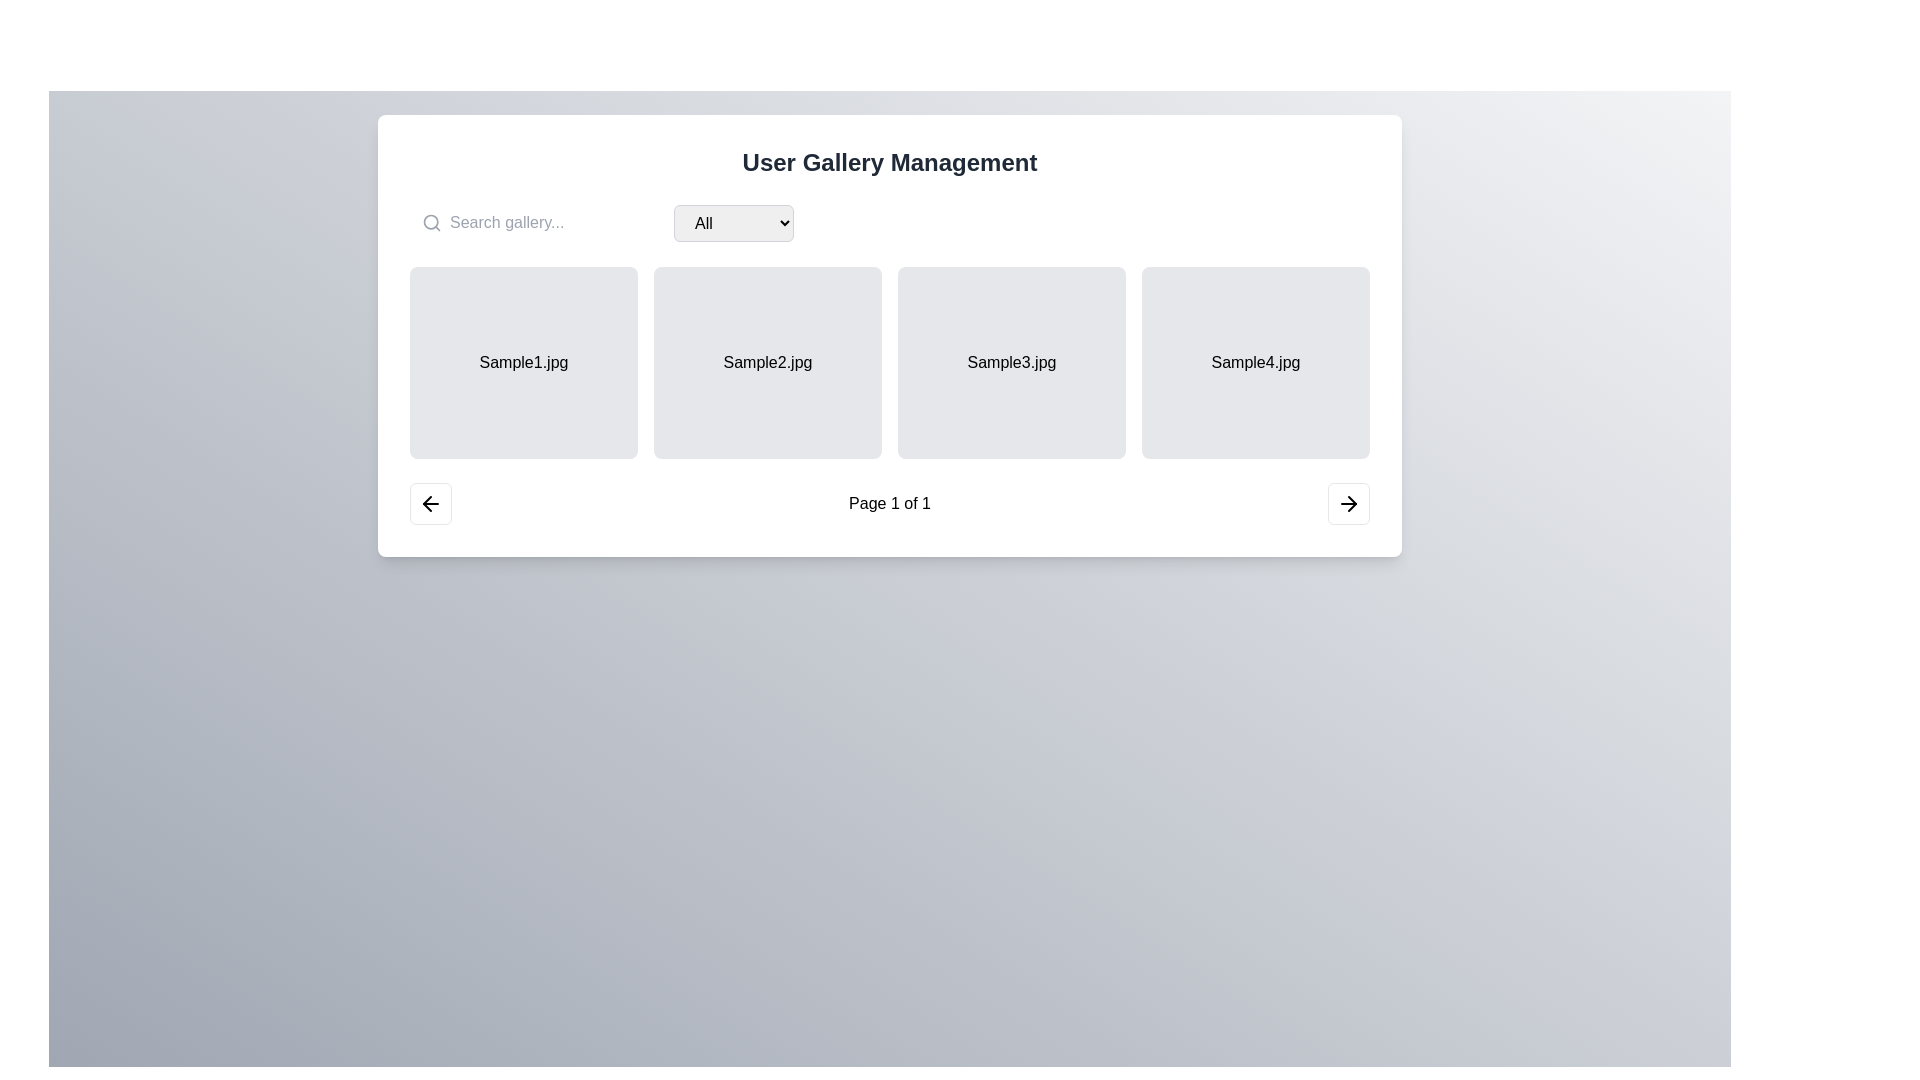 The height and width of the screenshot is (1080, 1920). Describe the element at coordinates (1348, 503) in the screenshot. I see `the right arrow icon in the bottom-right corner of the interface` at that location.